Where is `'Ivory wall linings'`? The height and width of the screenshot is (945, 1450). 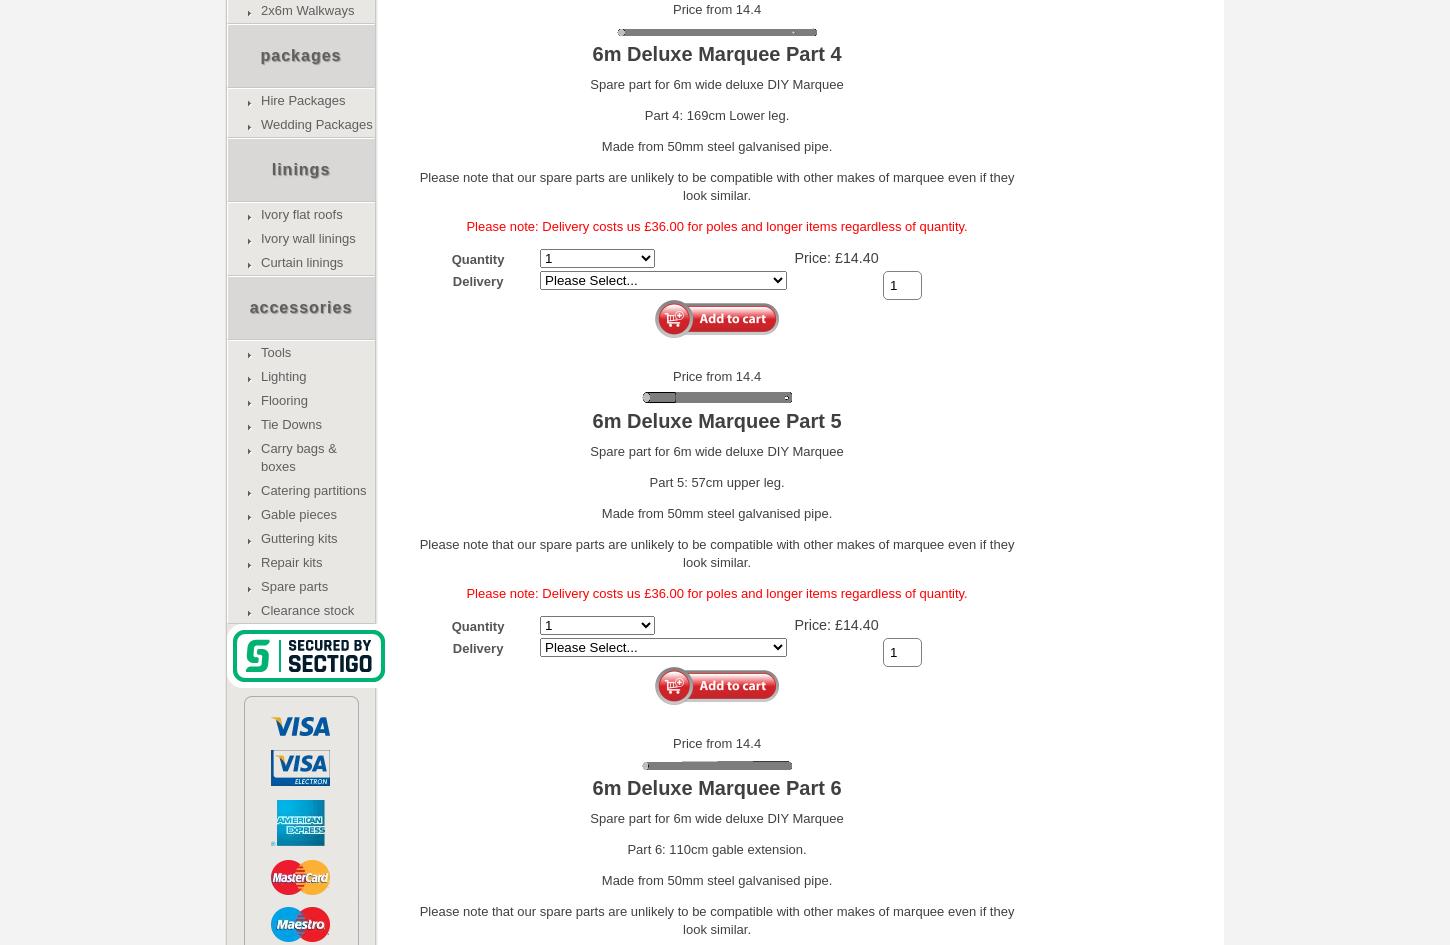 'Ivory wall linings' is located at coordinates (307, 237).